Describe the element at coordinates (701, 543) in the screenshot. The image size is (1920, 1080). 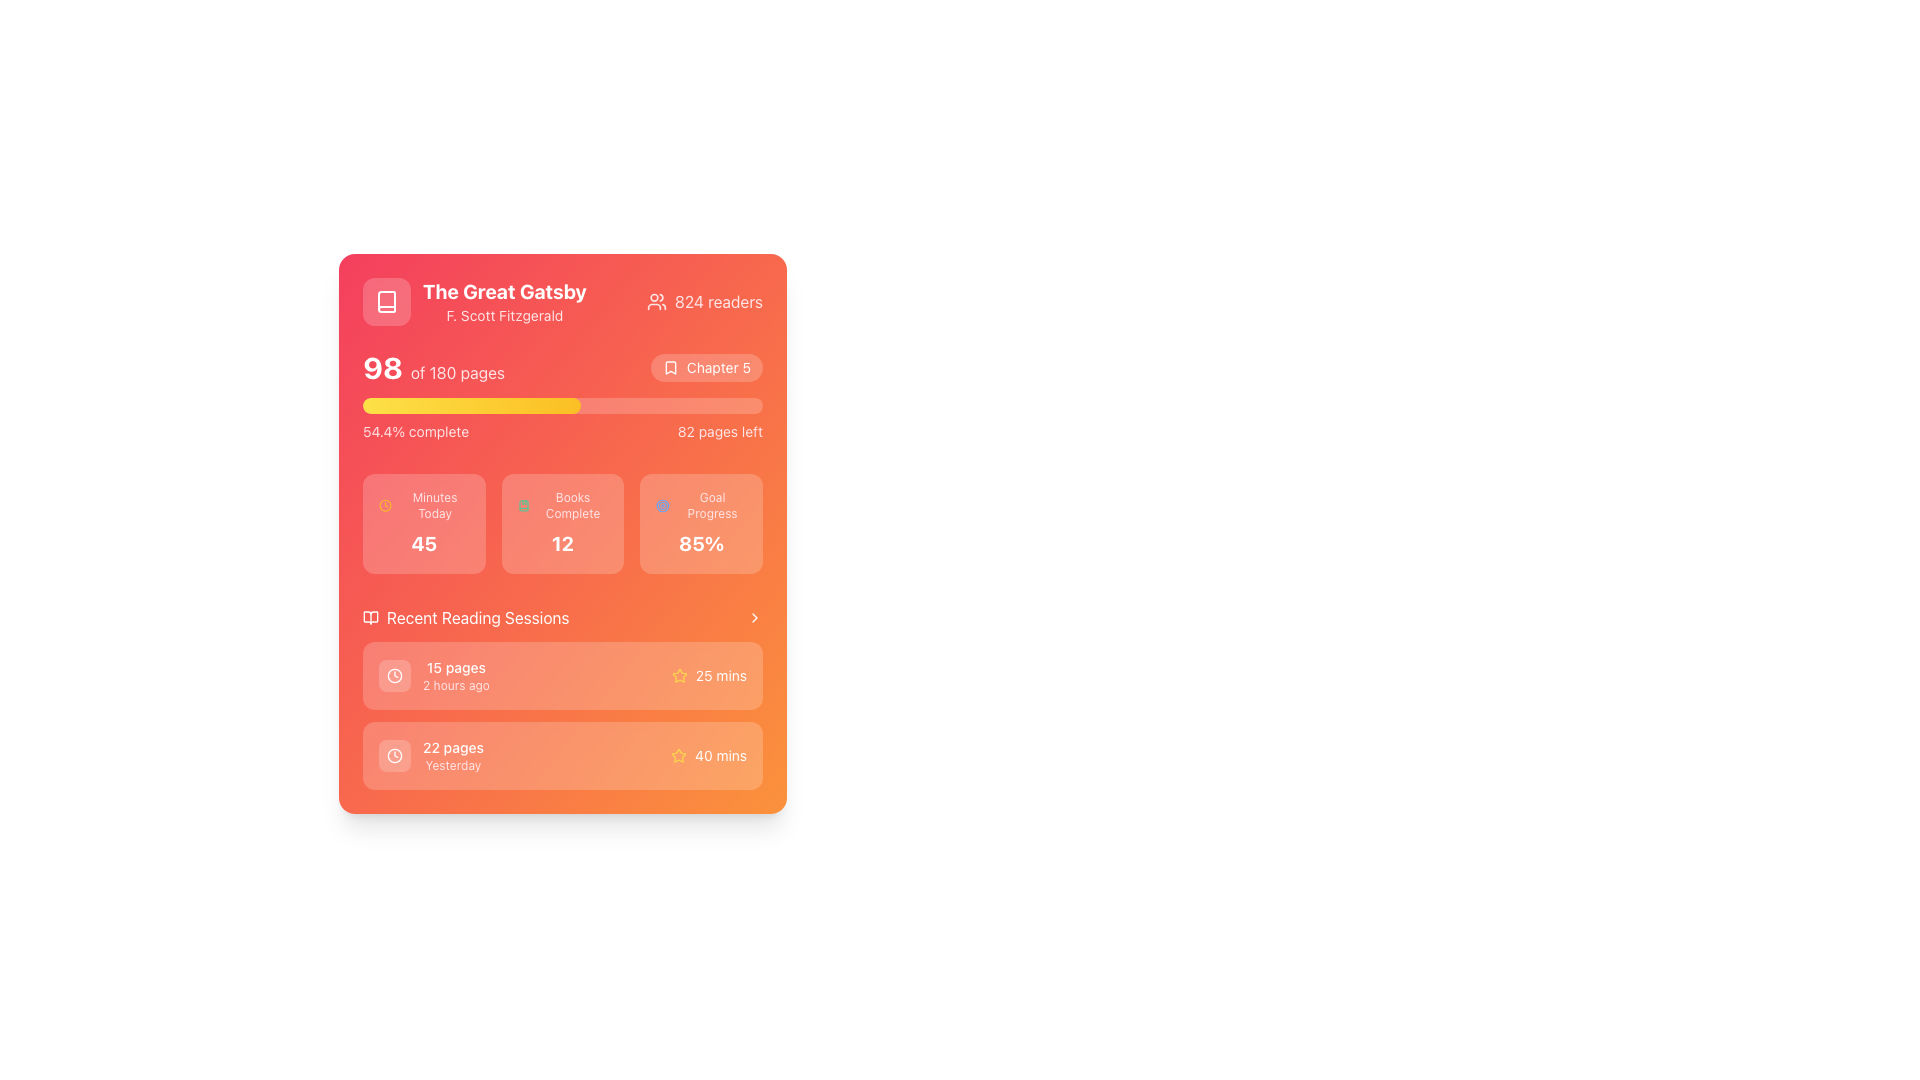
I see `the percentage of completion displayed on the Text label within the 'Goal Progress' panel, which is centrally aligned in the greenish subcard` at that location.